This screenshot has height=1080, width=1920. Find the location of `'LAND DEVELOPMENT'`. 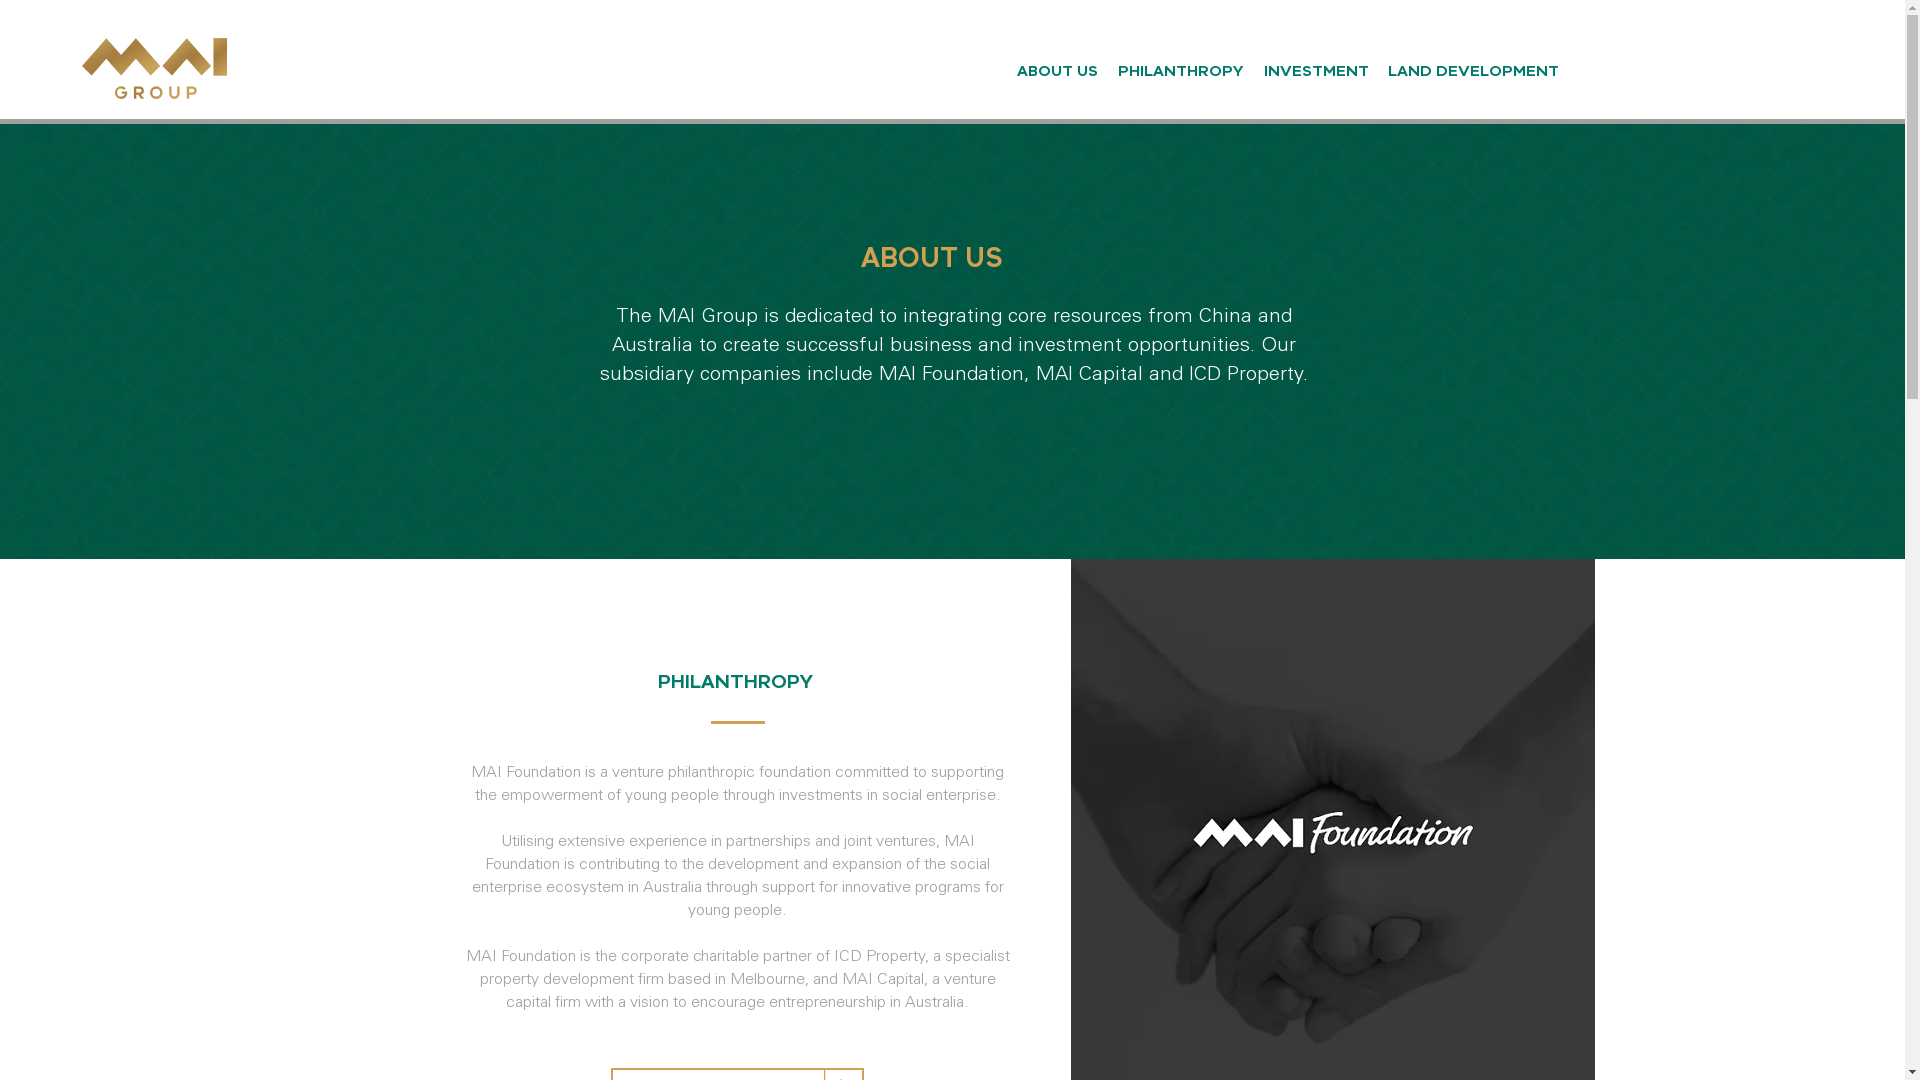

'LAND DEVELOPMENT' is located at coordinates (1473, 60).